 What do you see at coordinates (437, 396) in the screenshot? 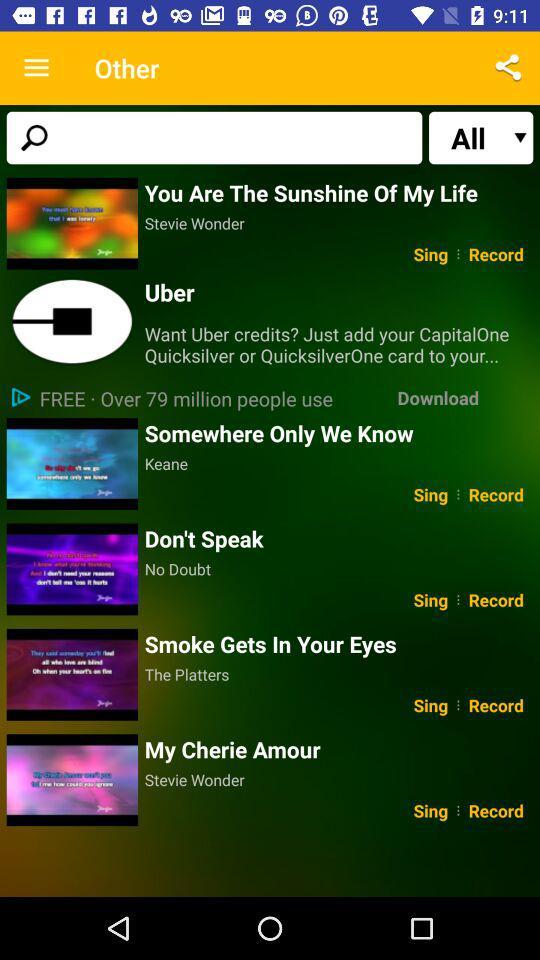
I see `the download item` at bounding box center [437, 396].